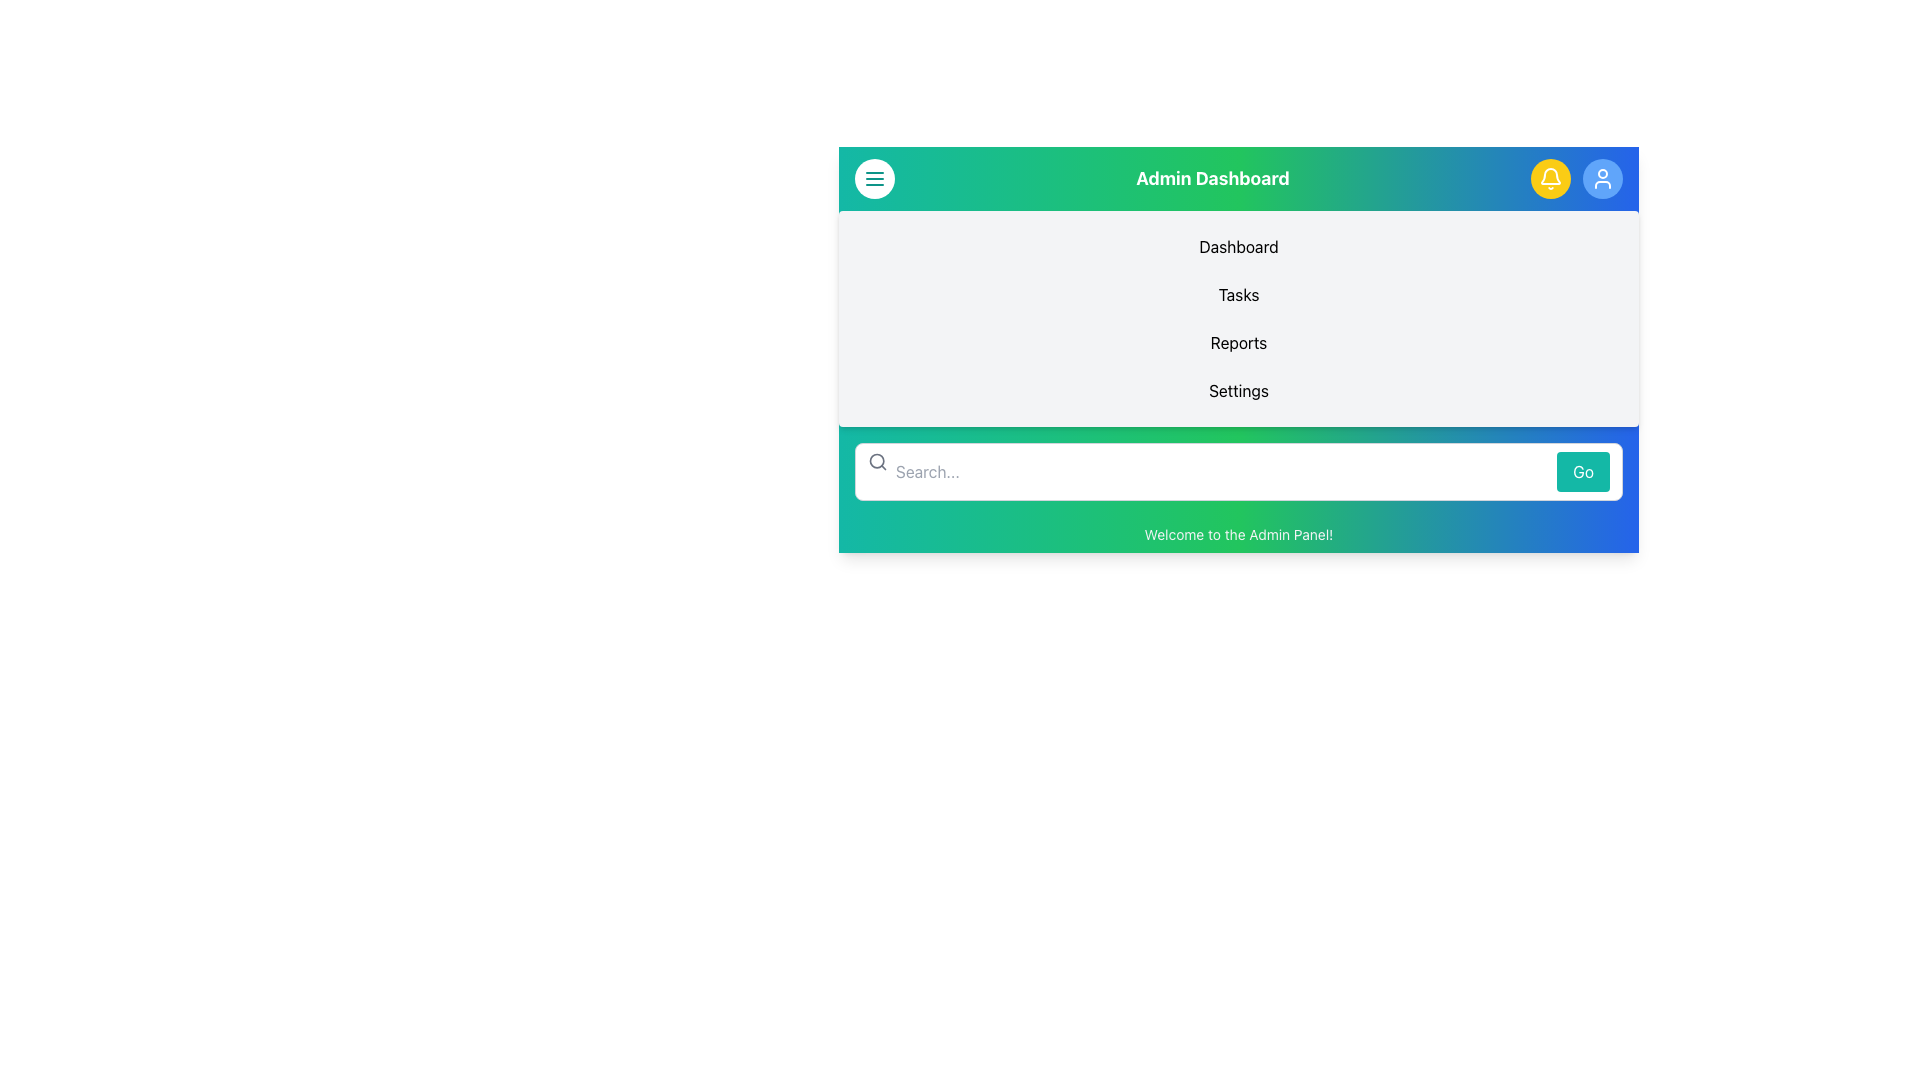 This screenshot has height=1080, width=1920. What do you see at coordinates (1237, 534) in the screenshot?
I see `the text label that reads 'Welcome to the Admin Panel!' styled with a smaller font size and gray color, located at the bottom of the admin dashboard, following the search bar` at bounding box center [1237, 534].